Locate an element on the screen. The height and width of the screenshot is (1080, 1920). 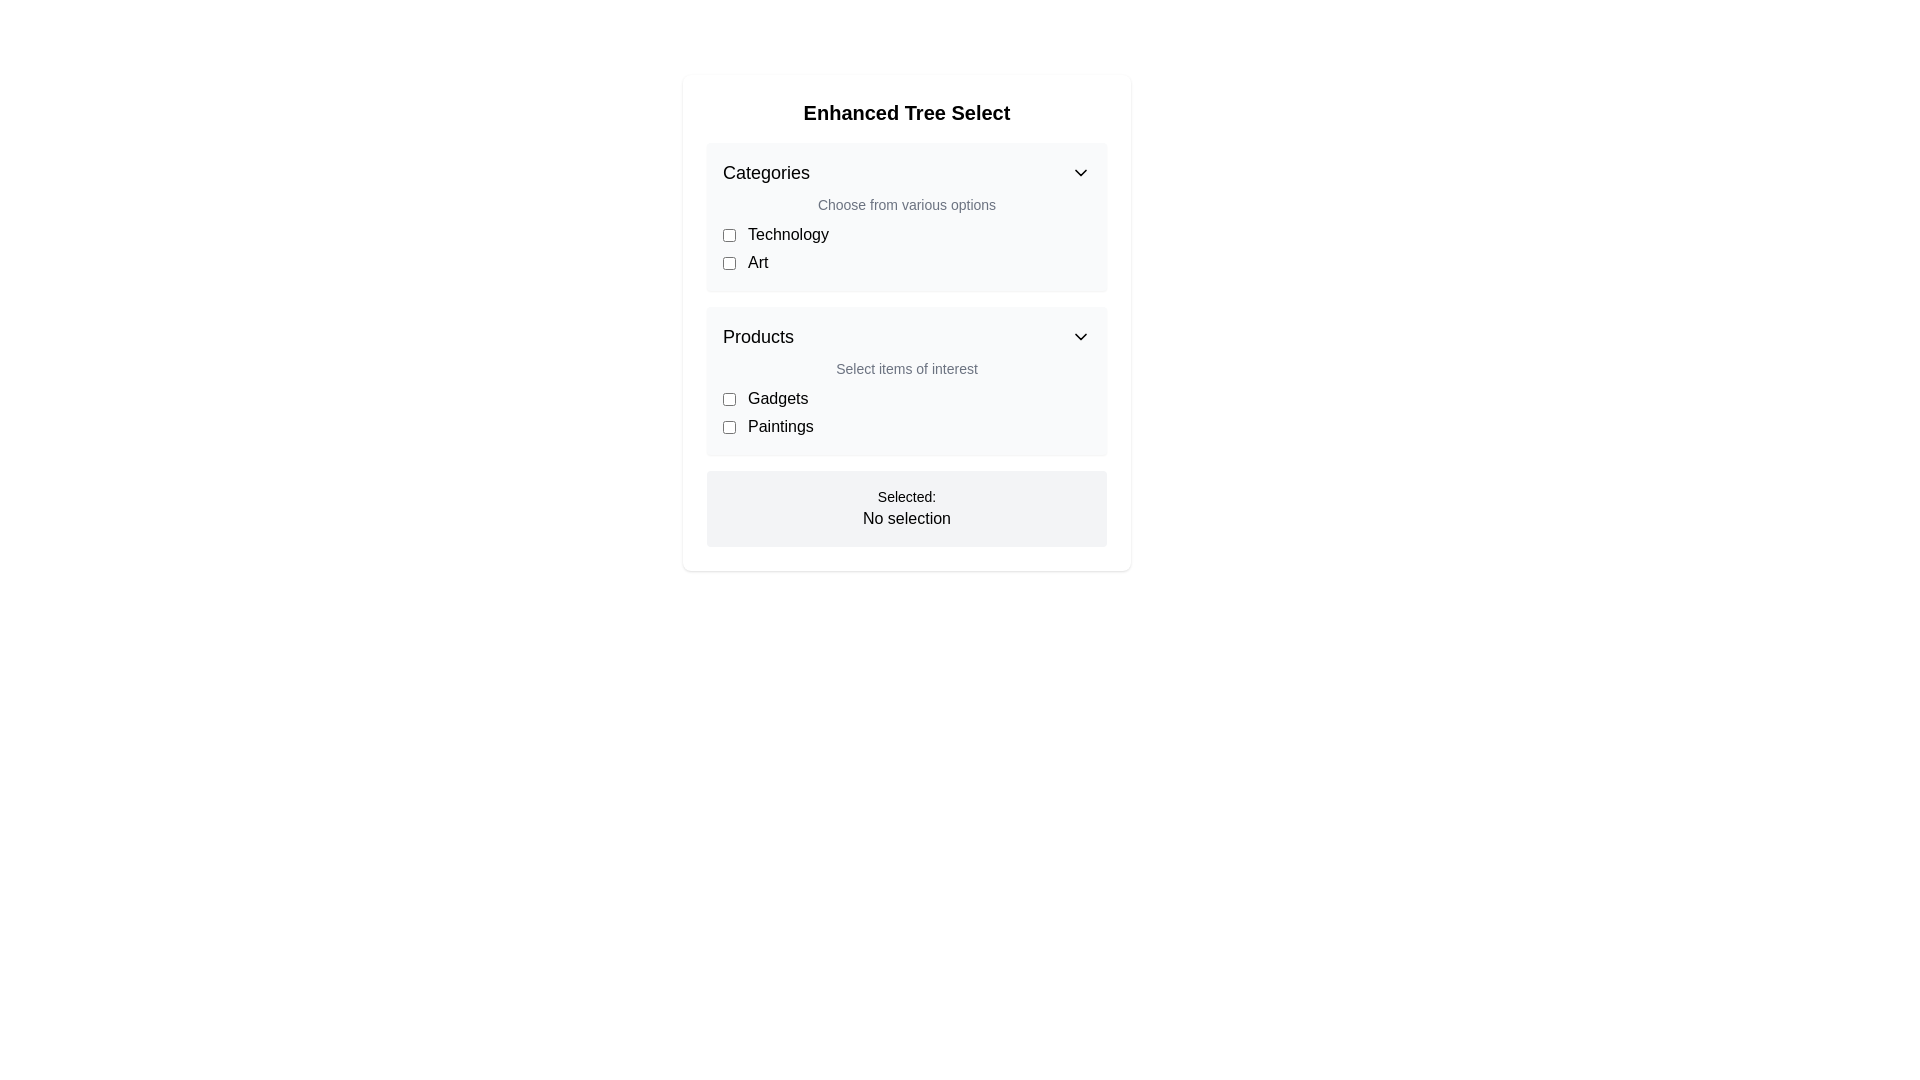
the checkbox next to the text label 'Paintings' is located at coordinates (728, 426).